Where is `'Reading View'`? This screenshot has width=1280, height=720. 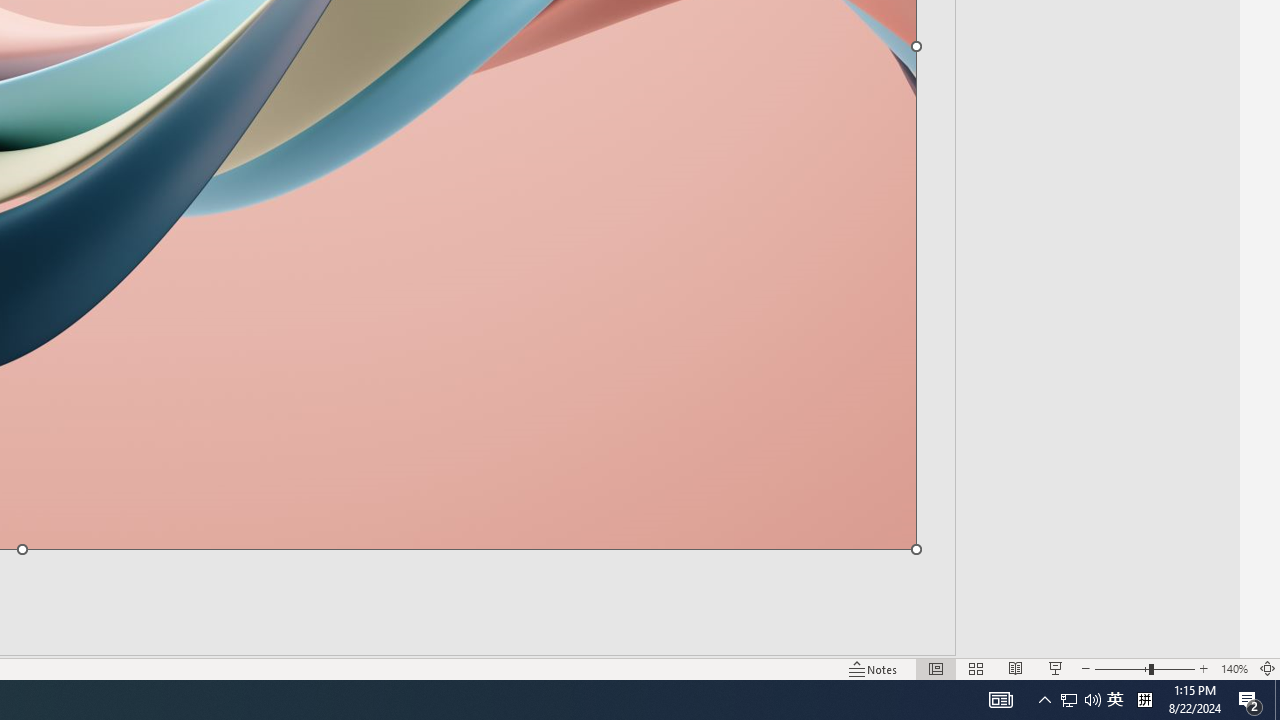
'Reading View' is located at coordinates (1015, 669).